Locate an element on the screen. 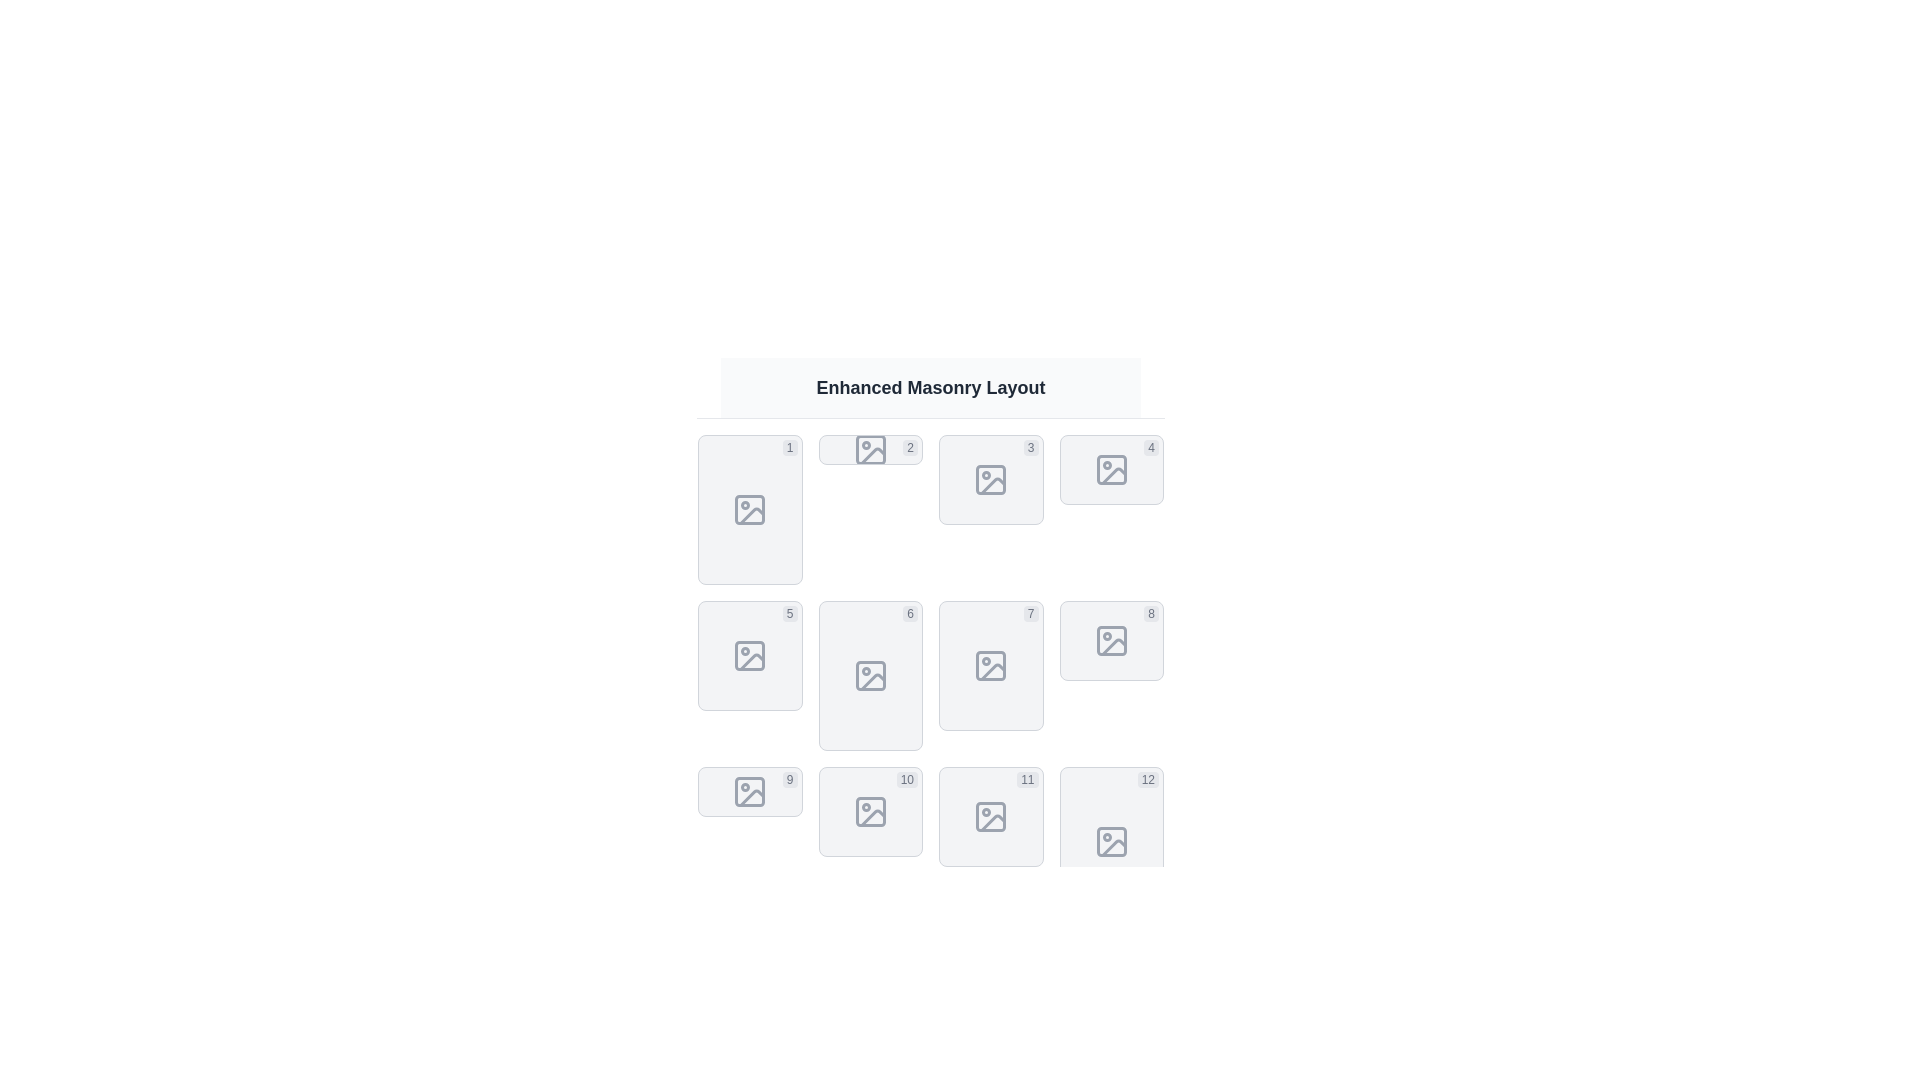  the Graphical Icon Component that represents an image icon within the visual media layout grid is located at coordinates (749, 508).